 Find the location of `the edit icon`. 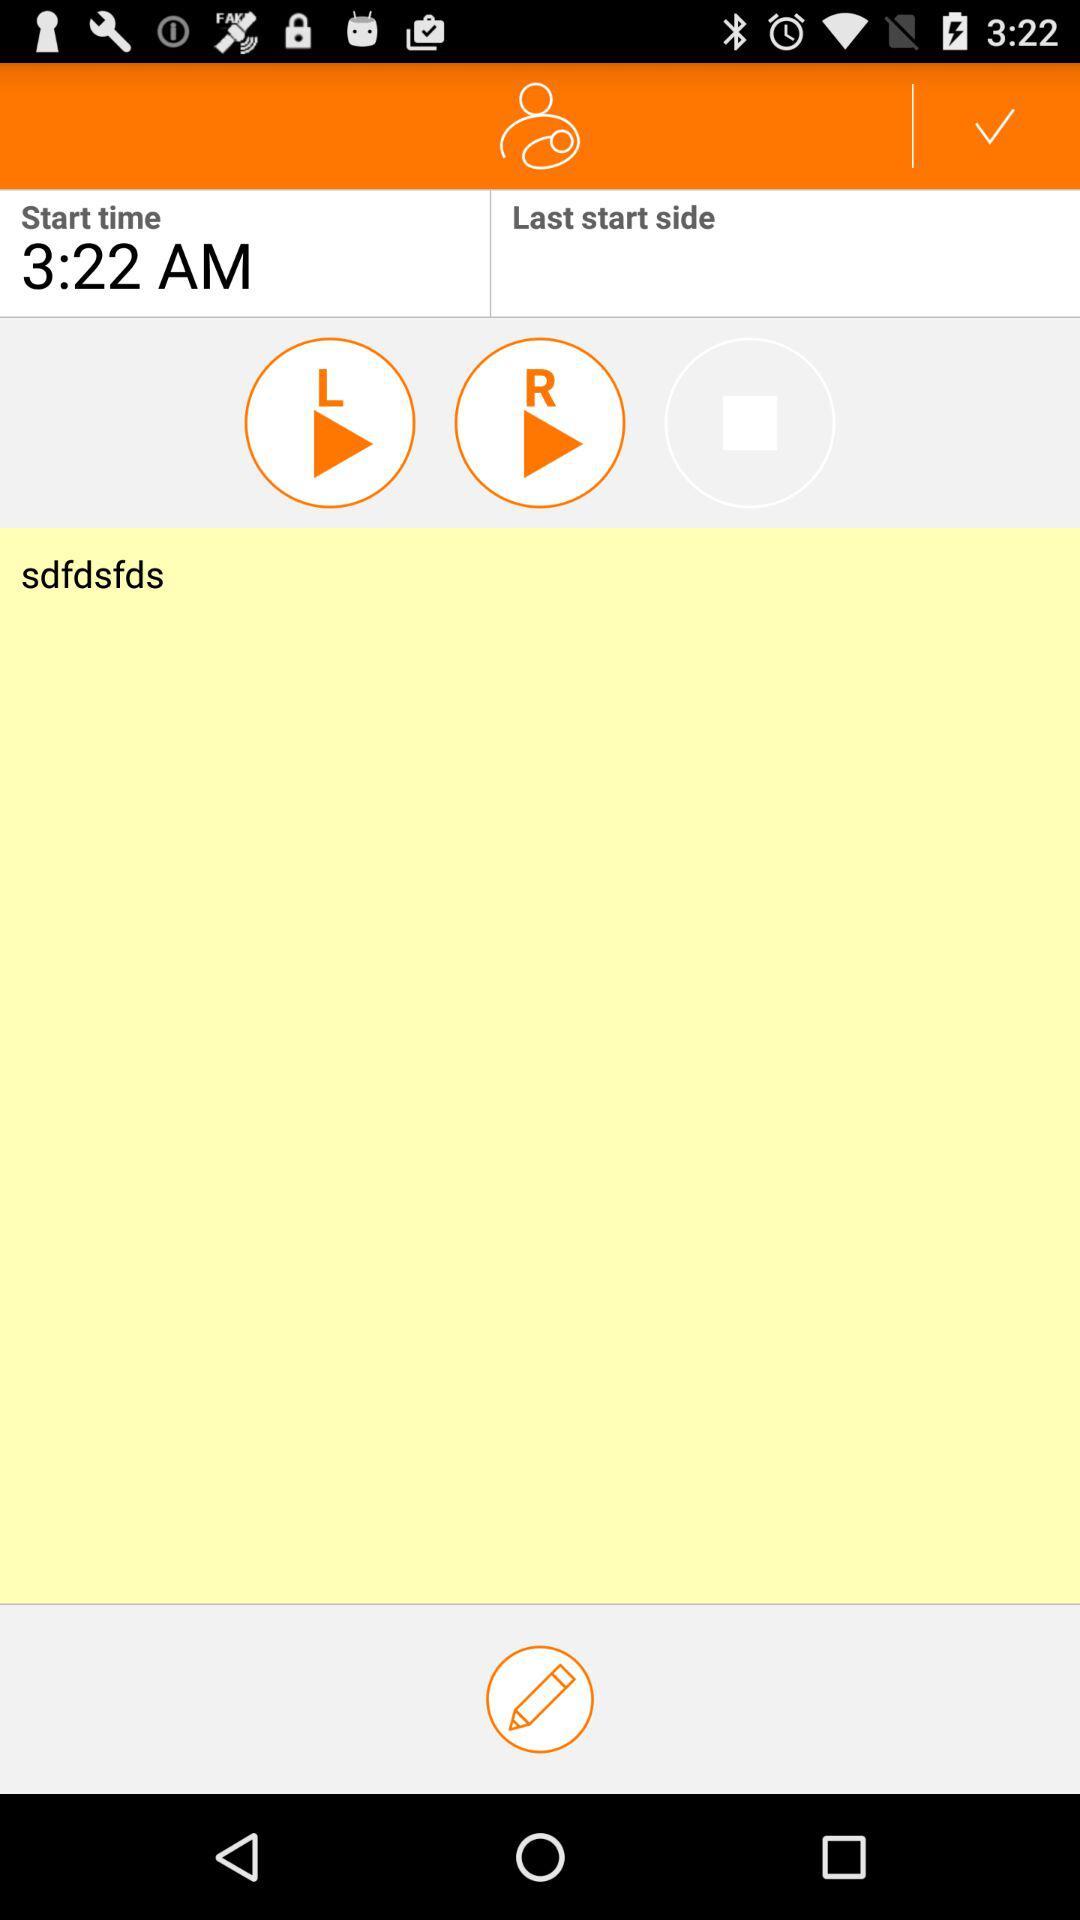

the edit icon is located at coordinates (540, 1818).